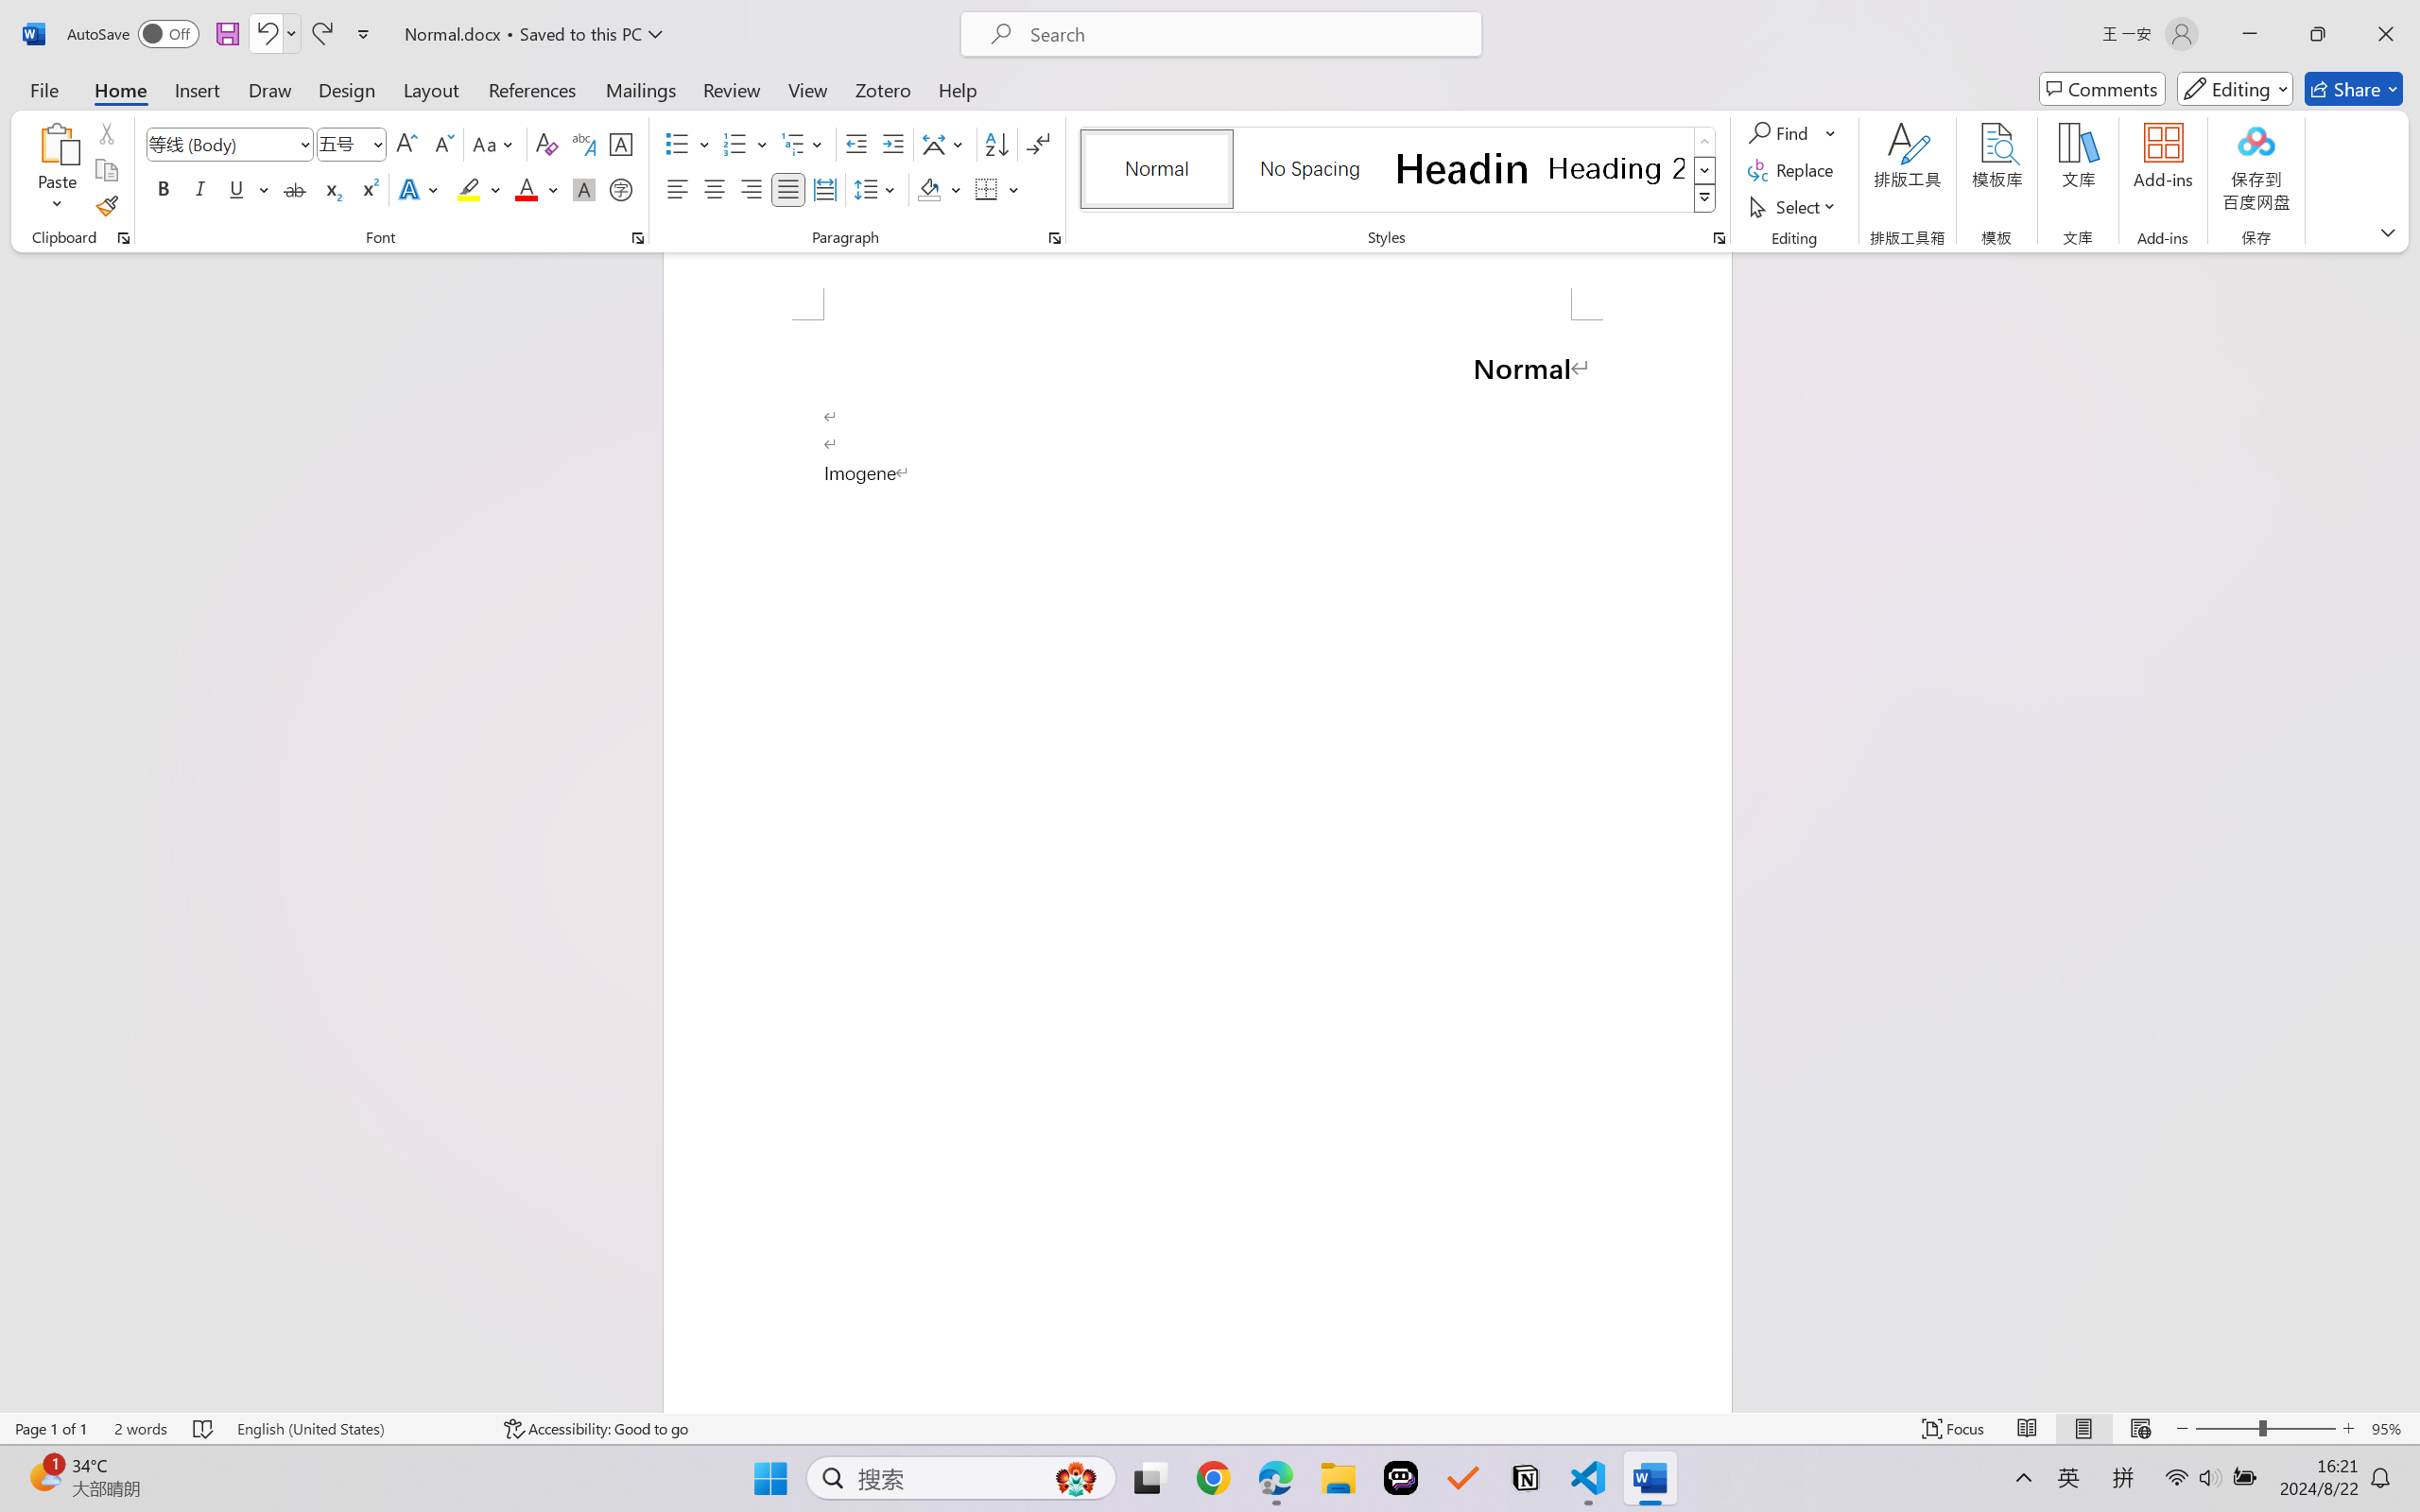  I want to click on 'Heading 1', so click(1461, 168).